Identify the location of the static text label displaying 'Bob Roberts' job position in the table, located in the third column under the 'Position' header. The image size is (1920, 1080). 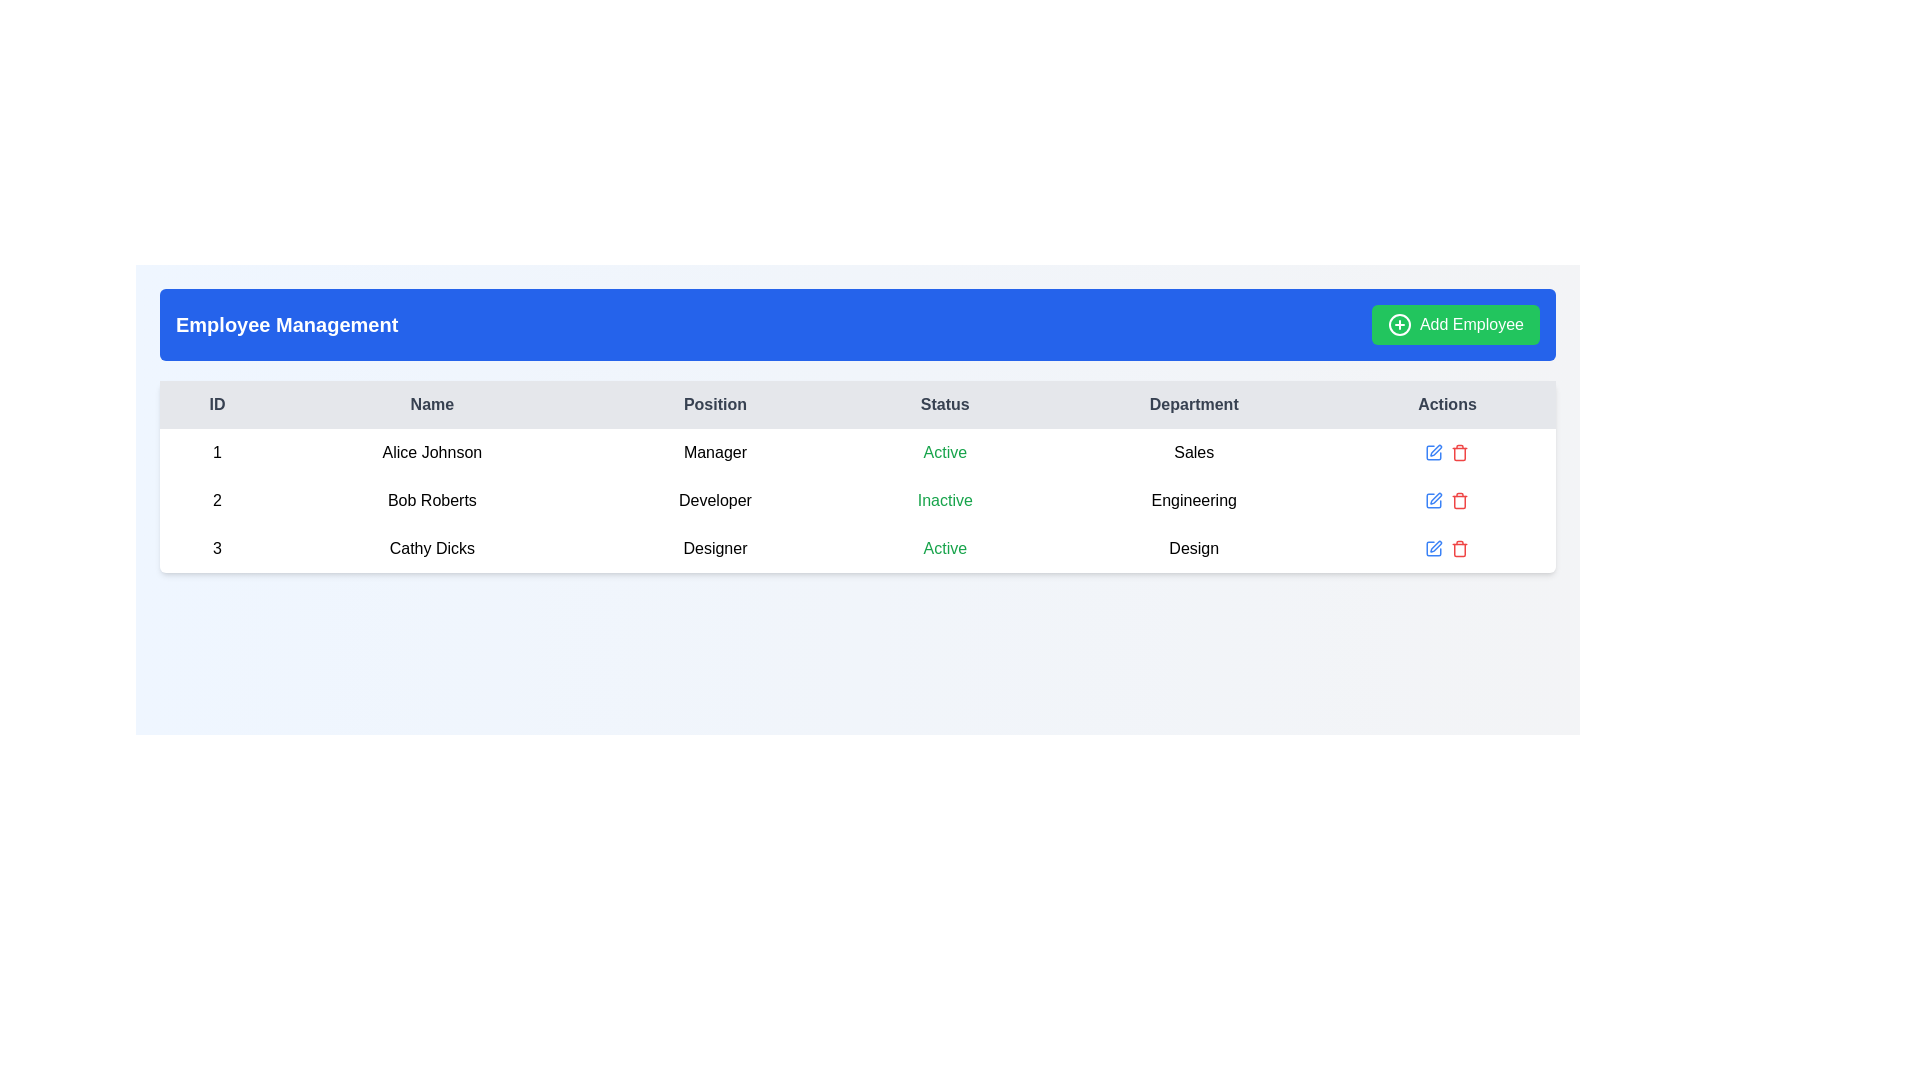
(715, 500).